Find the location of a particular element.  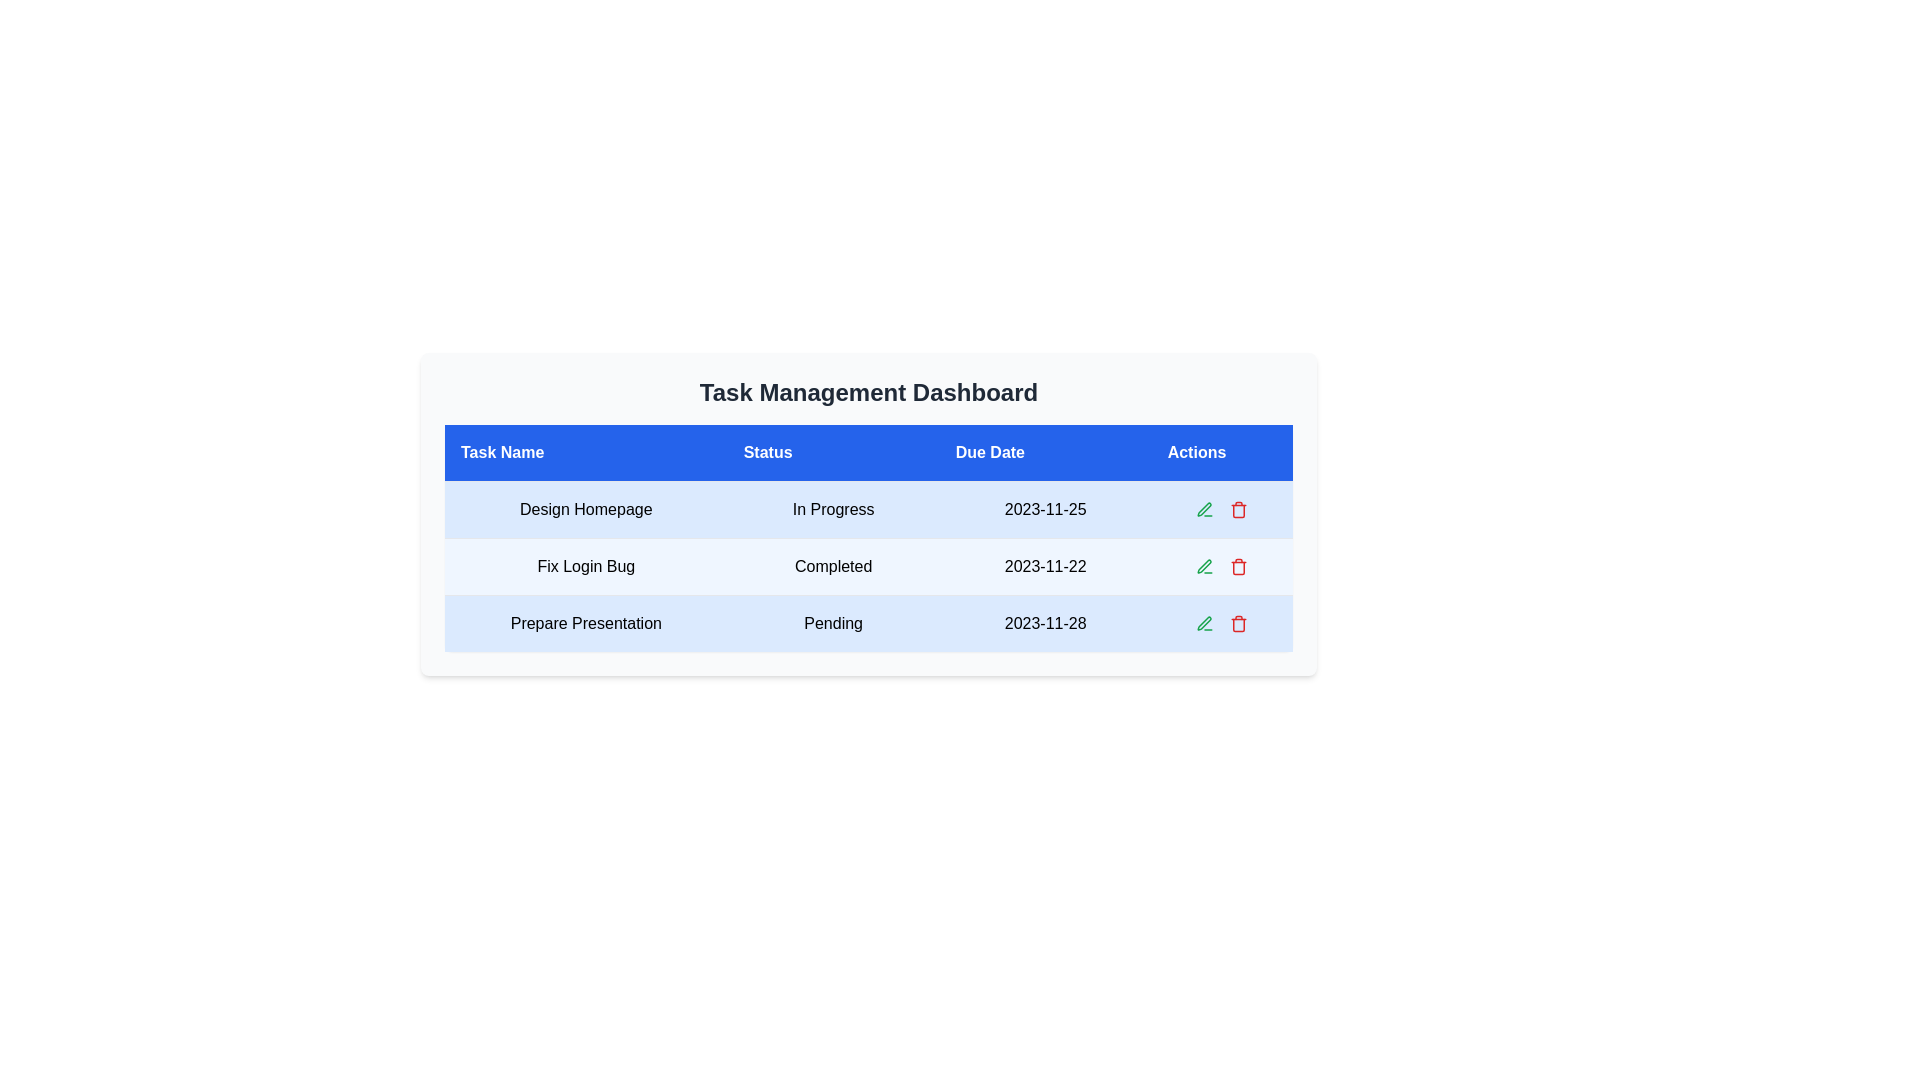

the 'Pending' text label in the second cell of the 'Prepare Presentation' row in the 'Status' column, which is displayed in black on a light blue background is located at coordinates (833, 622).